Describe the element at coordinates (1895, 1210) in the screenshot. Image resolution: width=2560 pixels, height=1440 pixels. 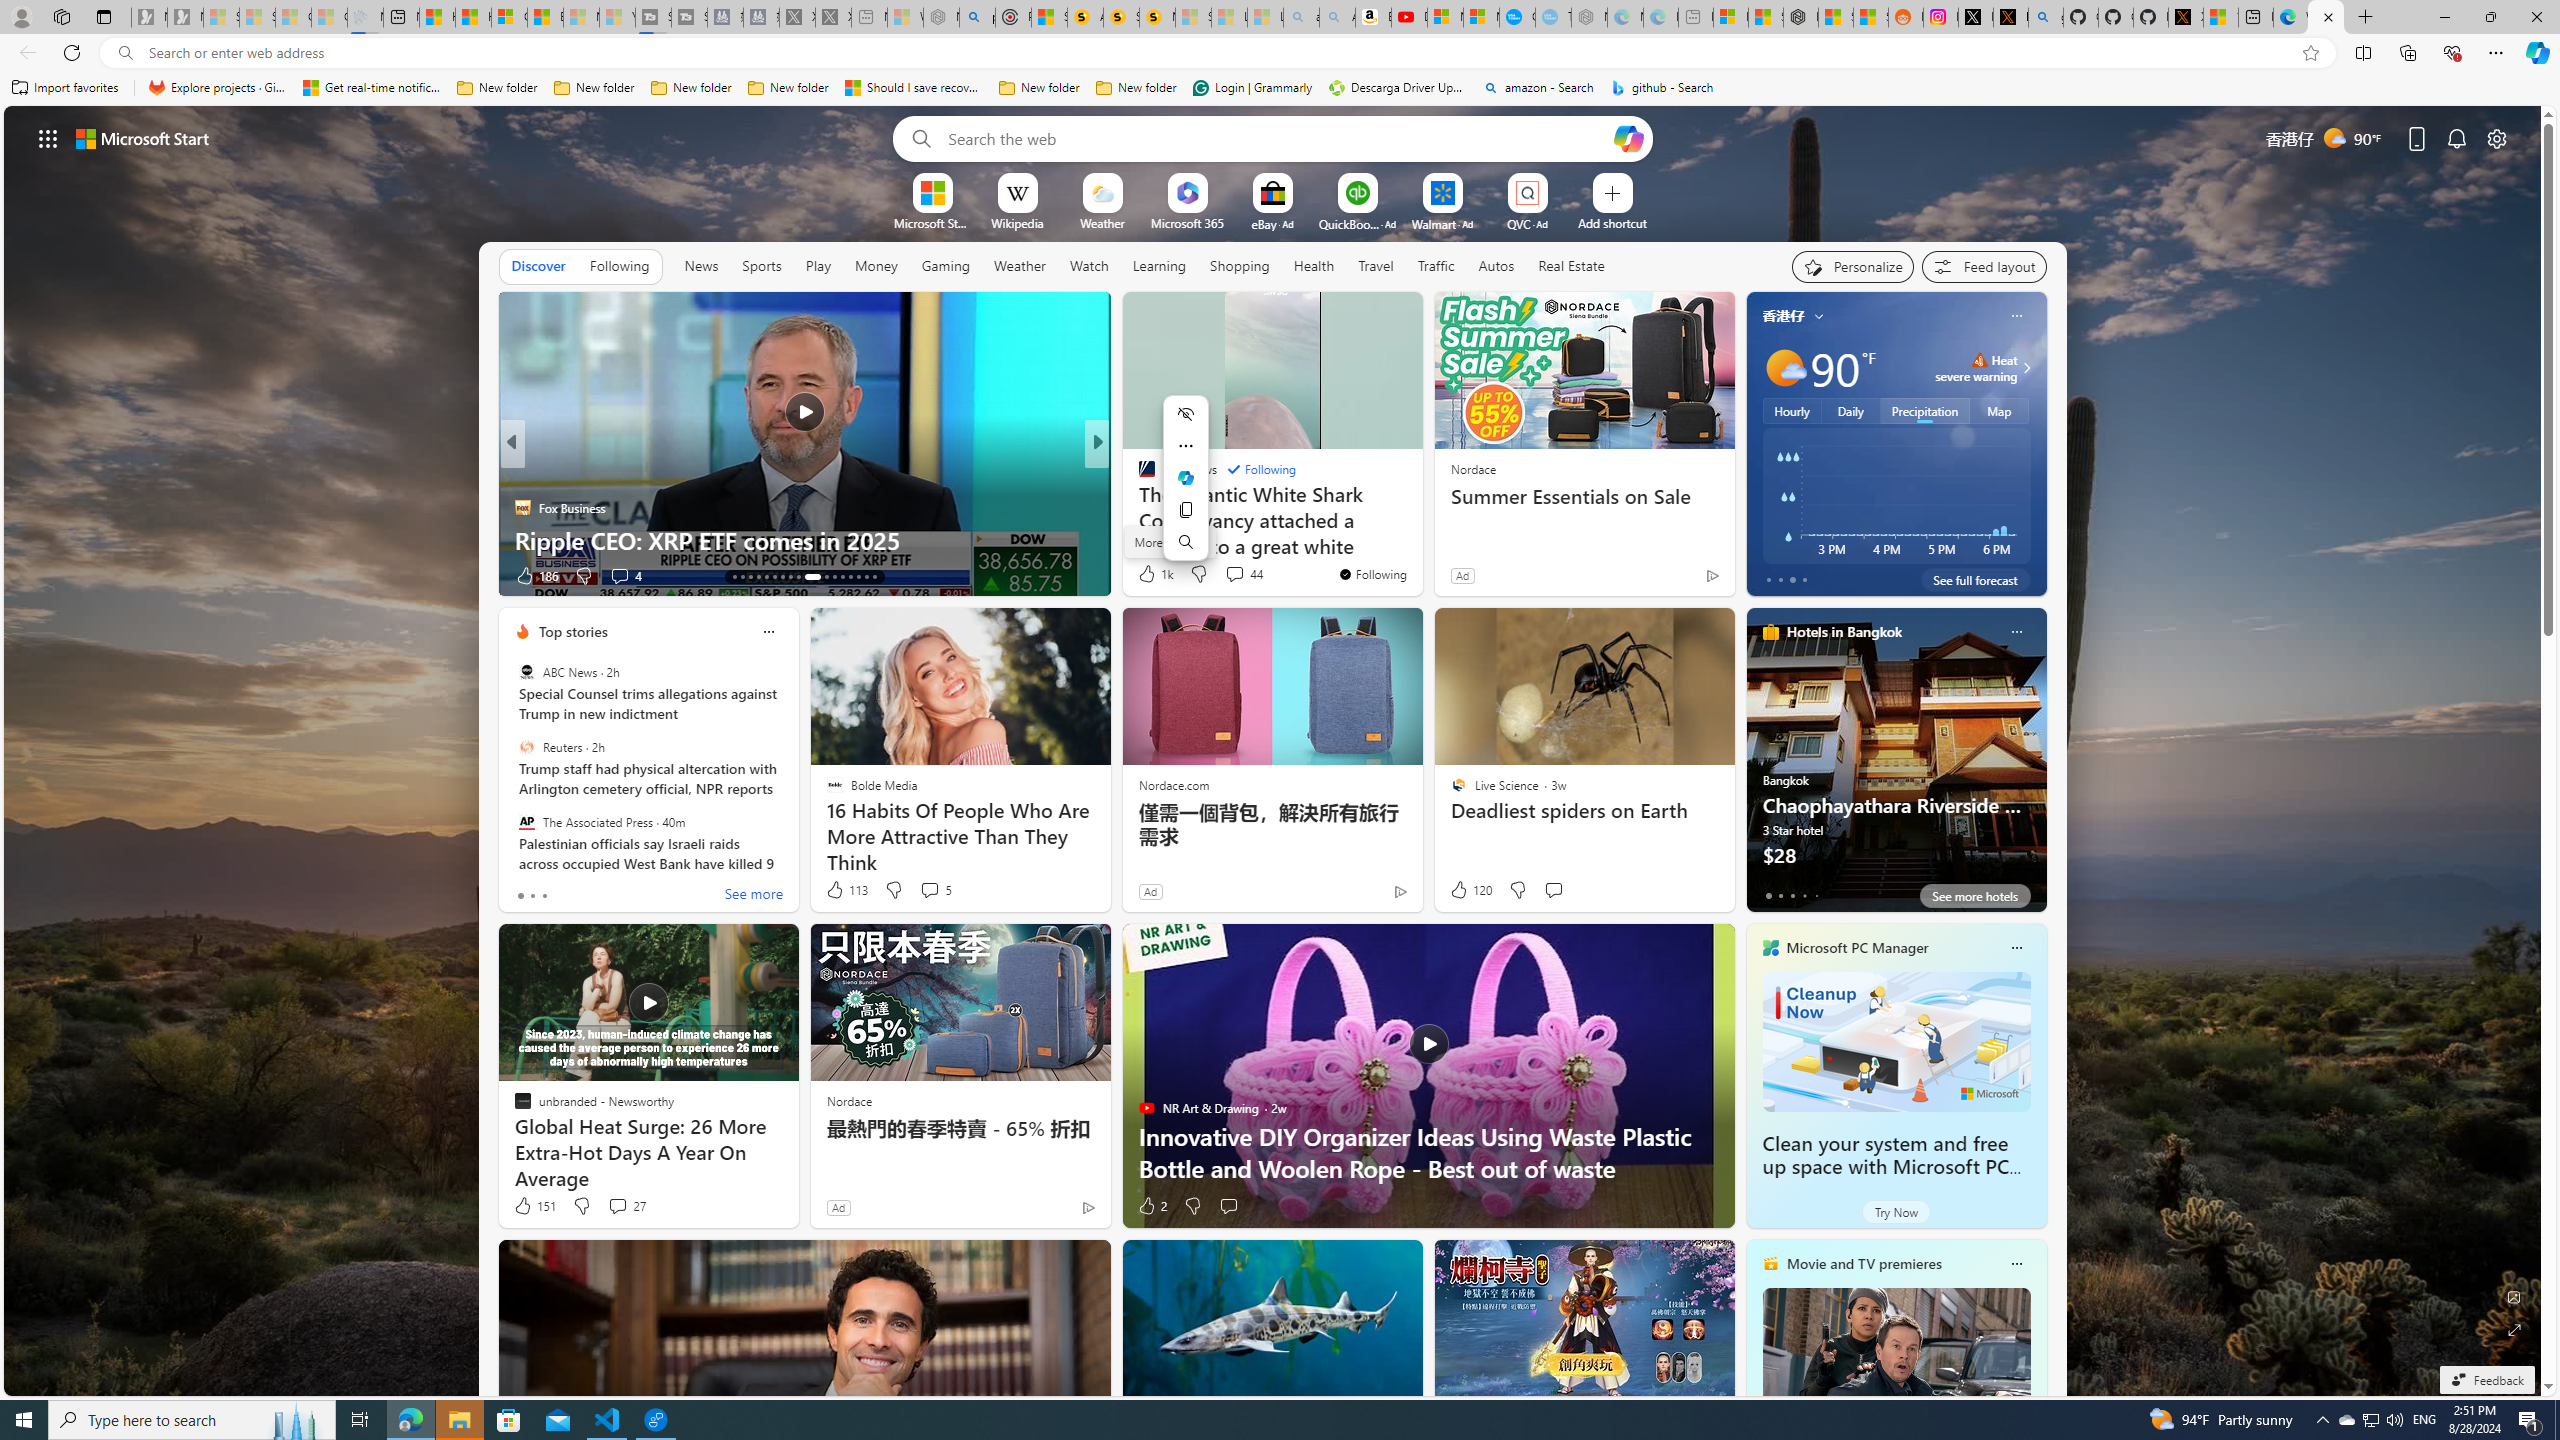
I see `'Try Now'` at that location.